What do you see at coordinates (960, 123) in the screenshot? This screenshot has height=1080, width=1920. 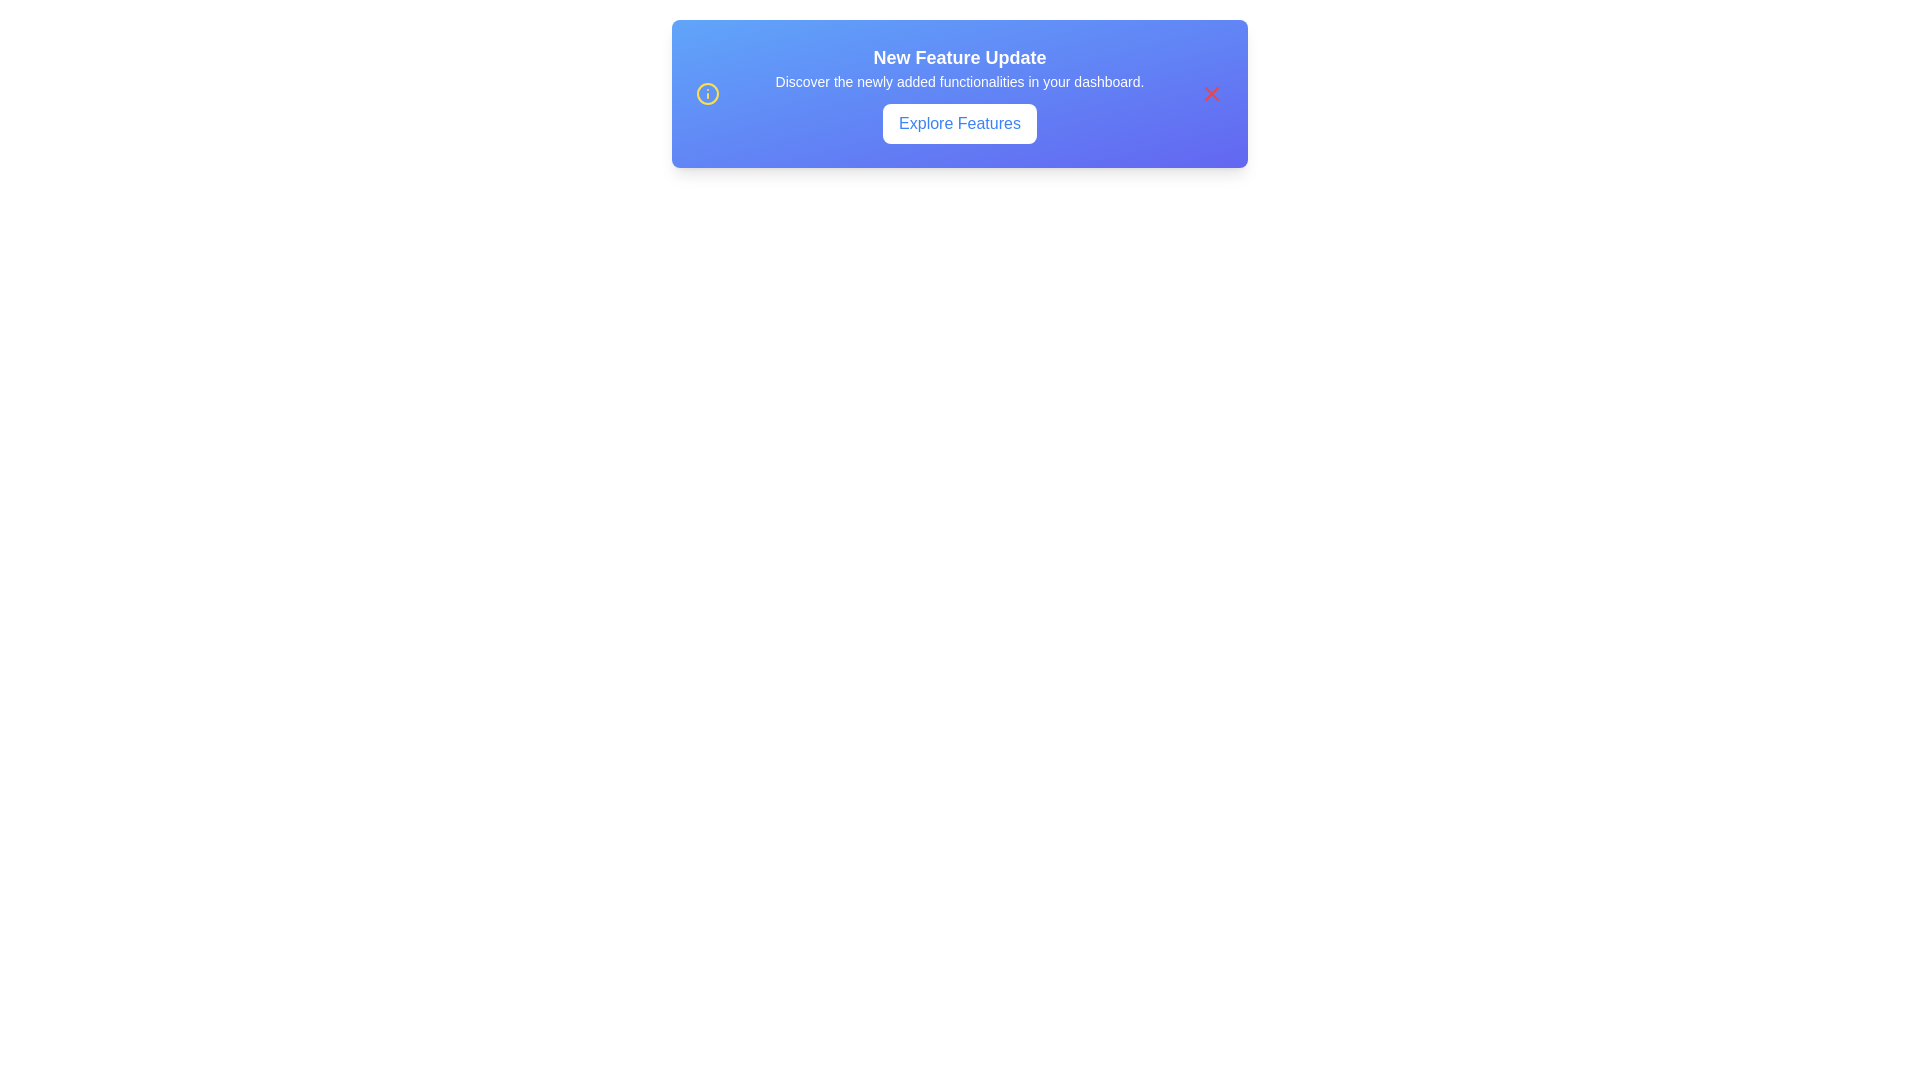 I see `the 'Explore Features' button to explore the features` at bounding box center [960, 123].